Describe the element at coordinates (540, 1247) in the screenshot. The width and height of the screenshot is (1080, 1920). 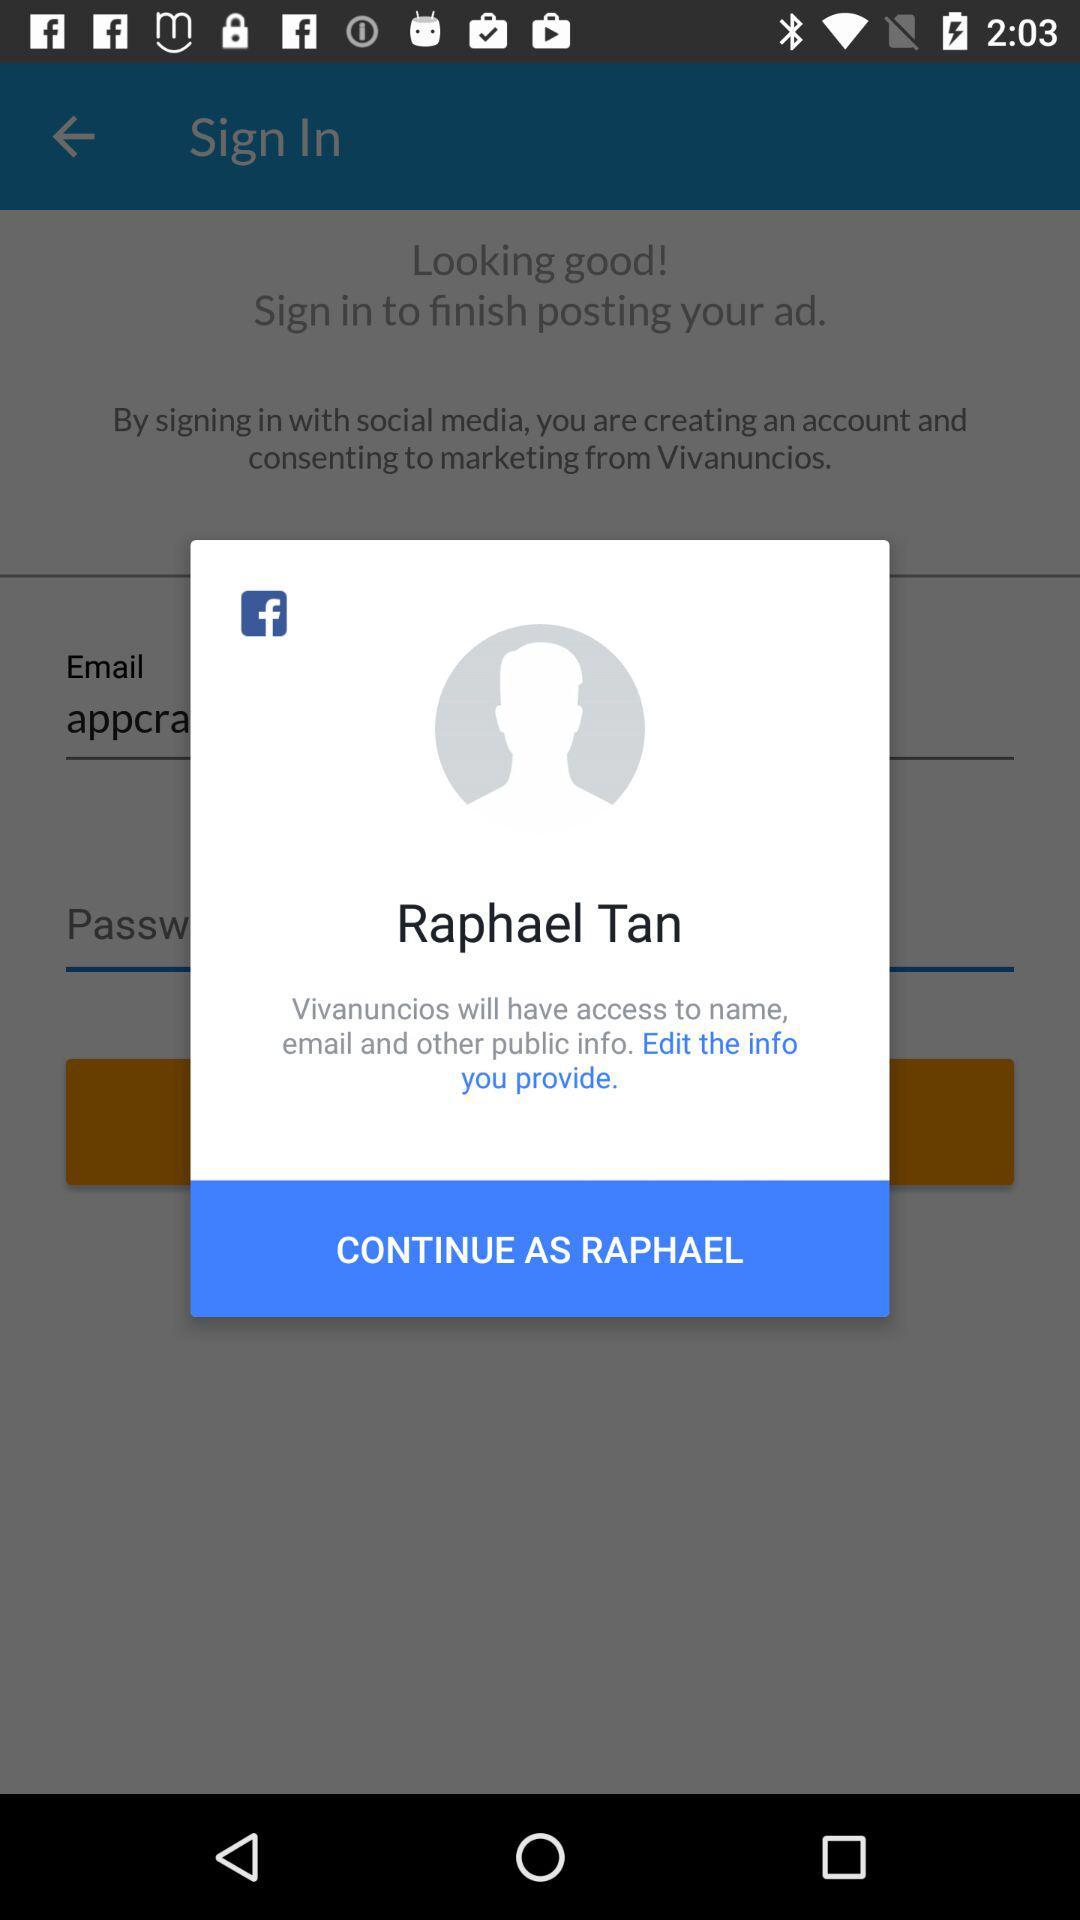
I see `continue as raphael item` at that location.